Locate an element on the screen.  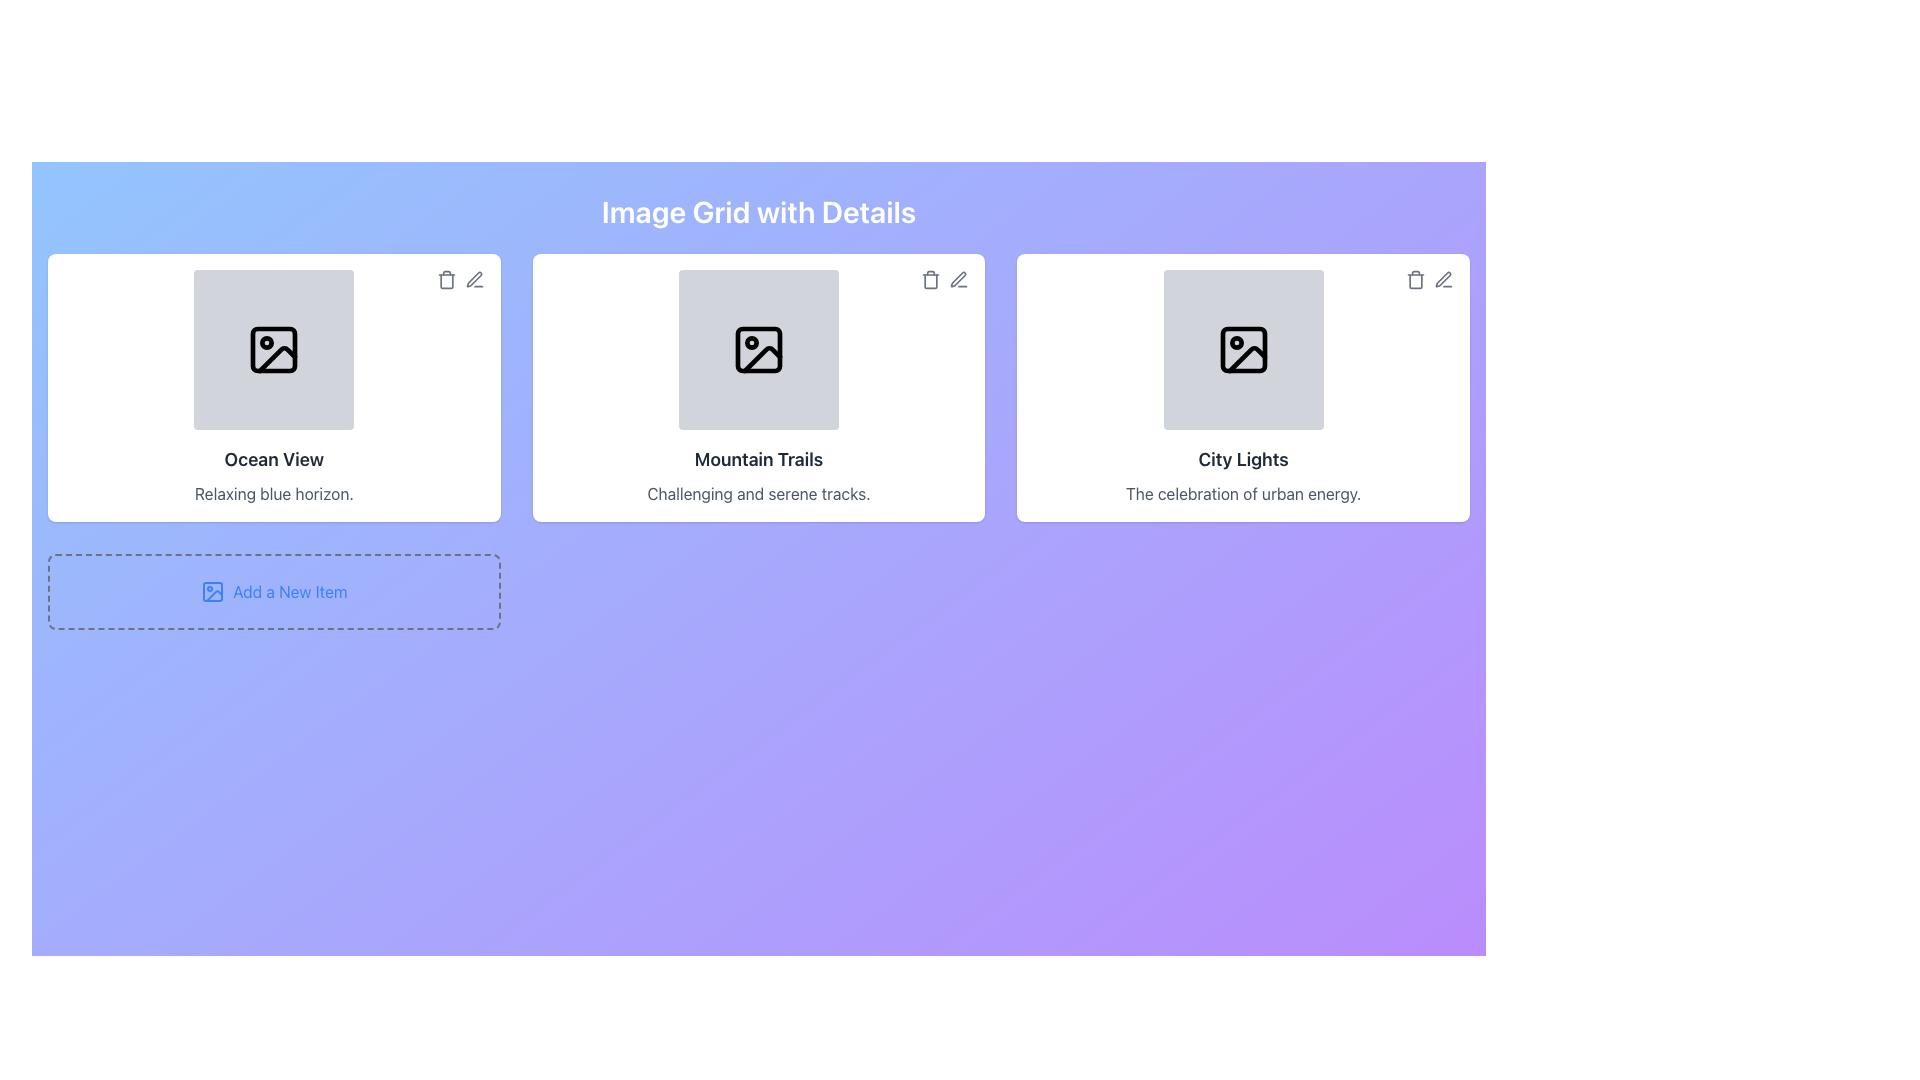
the text label 'Mountain Trails' located in the middle card of the three-column grid is located at coordinates (757, 459).